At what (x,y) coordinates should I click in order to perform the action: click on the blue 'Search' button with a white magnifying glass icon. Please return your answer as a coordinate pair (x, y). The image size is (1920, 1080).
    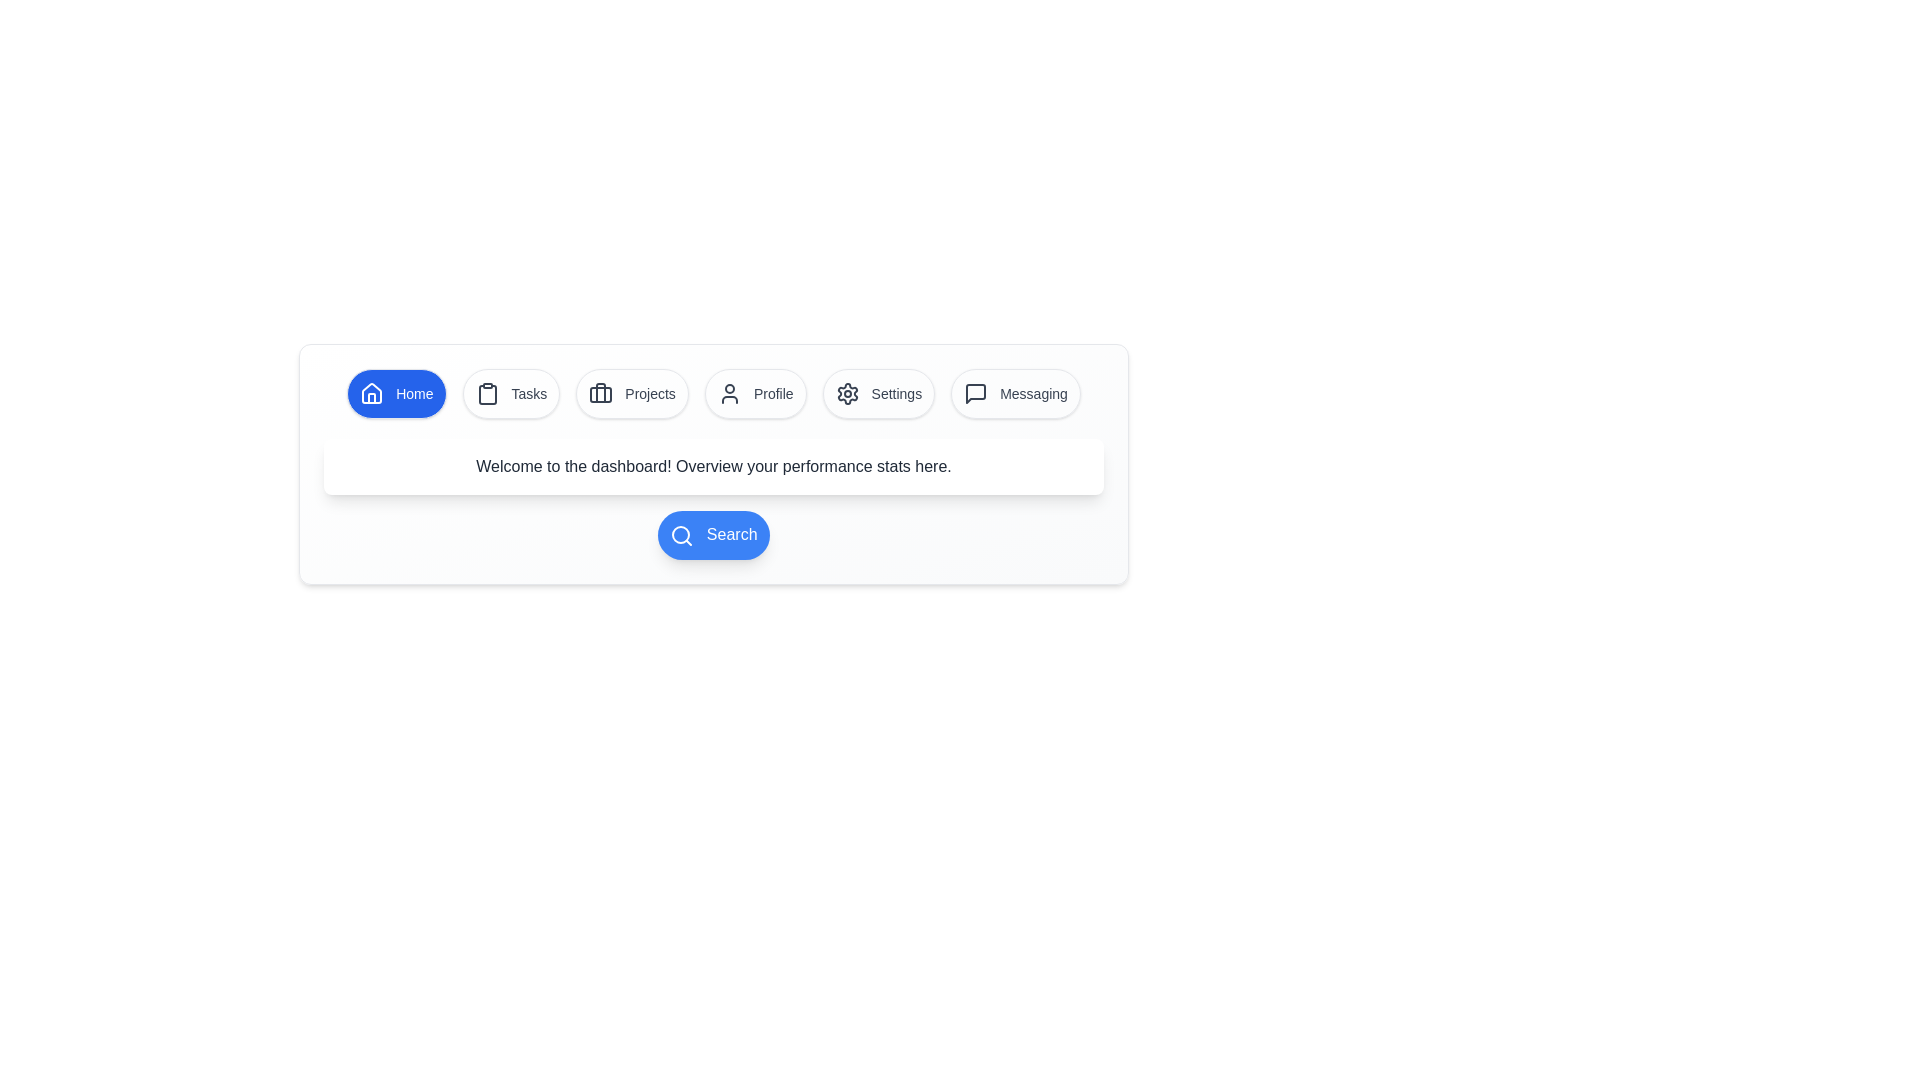
    Looking at the image, I should click on (714, 534).